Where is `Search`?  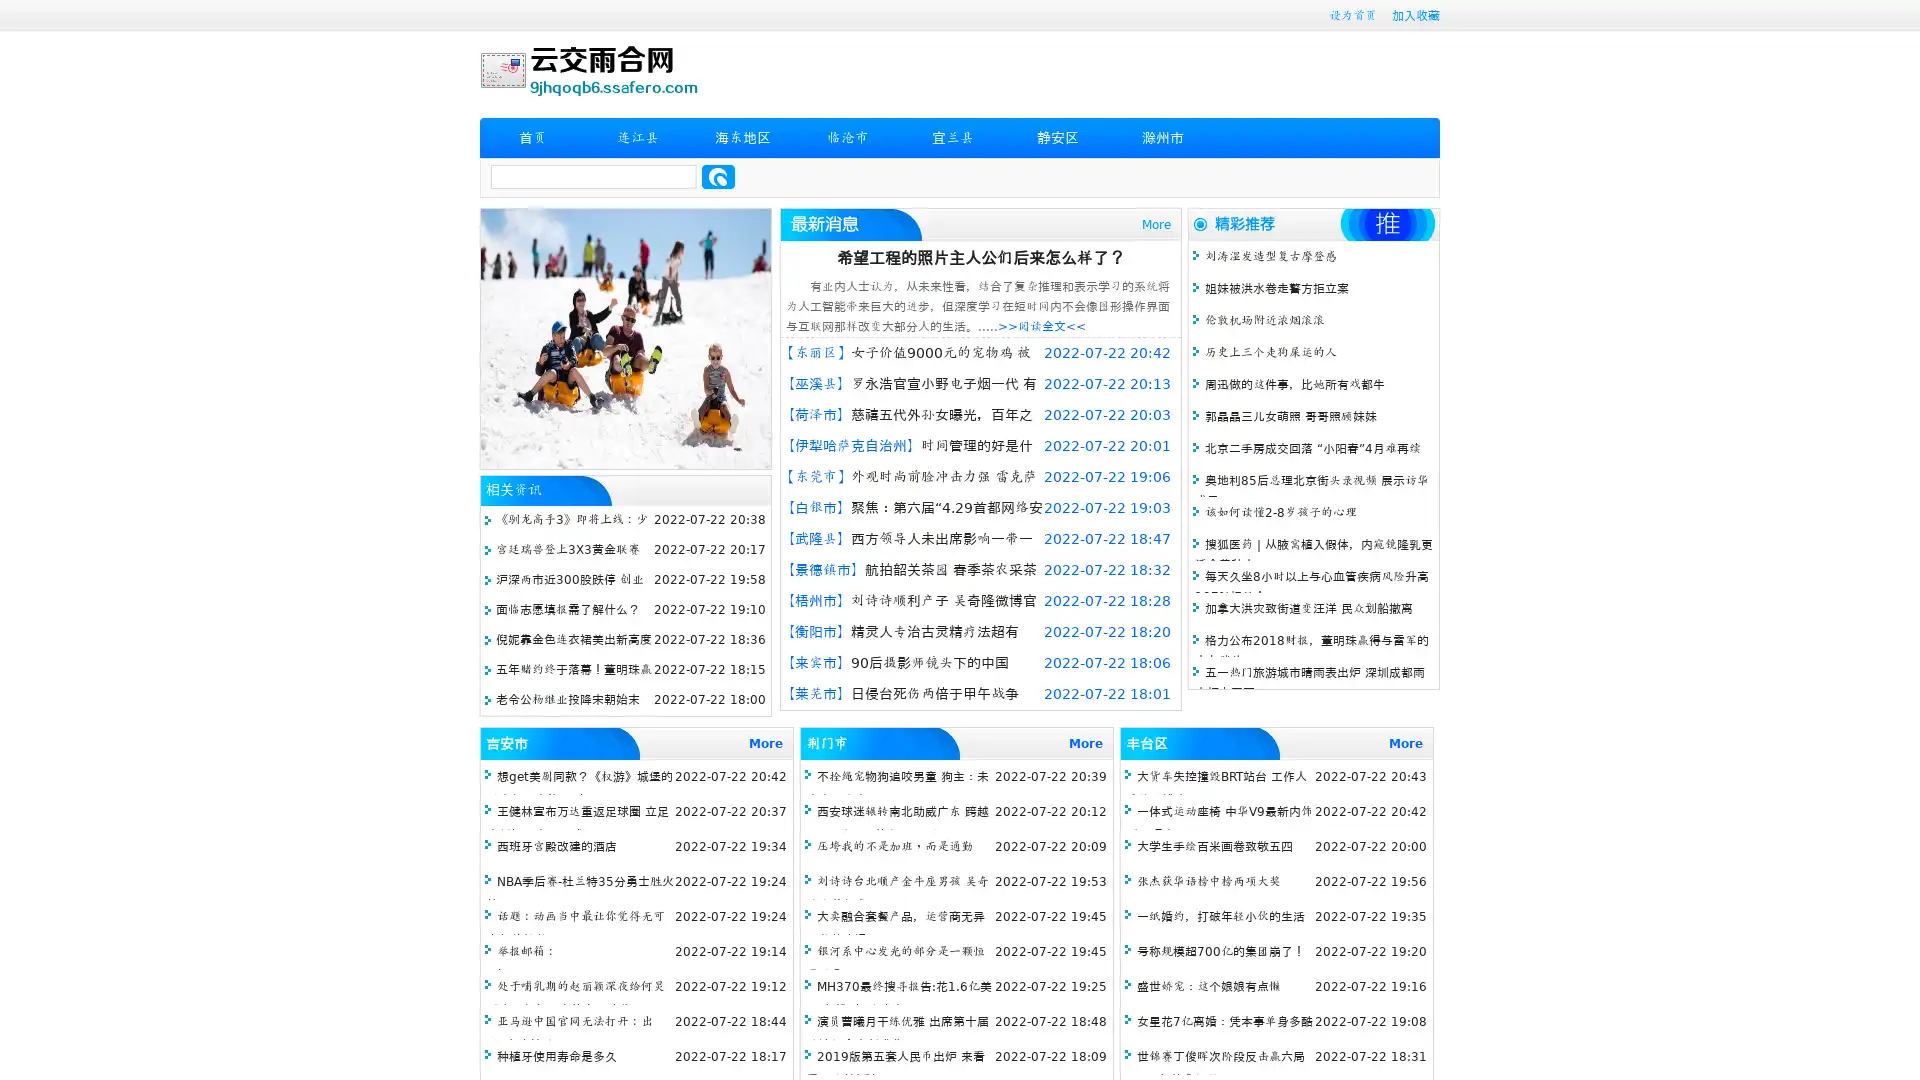 Search is located at coordinates (718, 176).